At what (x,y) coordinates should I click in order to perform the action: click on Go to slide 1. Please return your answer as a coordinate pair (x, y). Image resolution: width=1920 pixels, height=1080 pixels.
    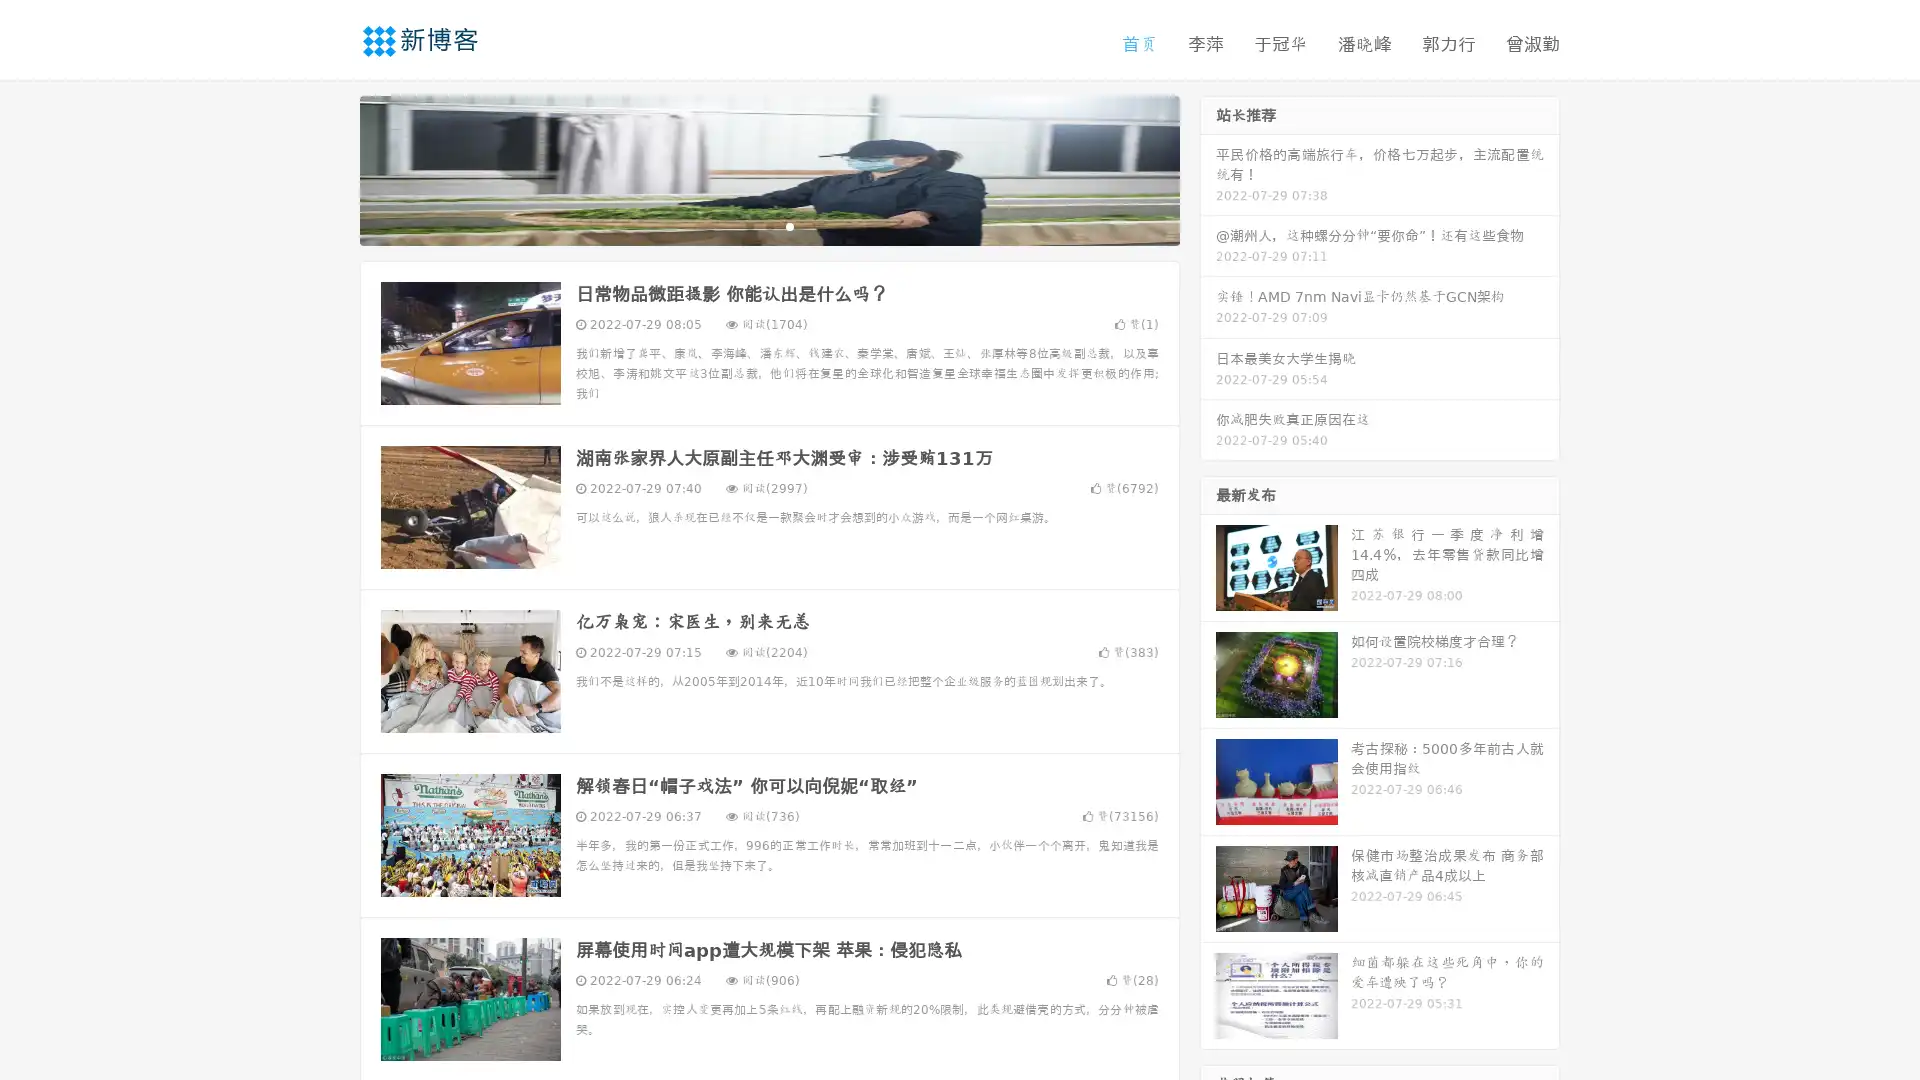
    Looking at the image, I should click on (748, 225).